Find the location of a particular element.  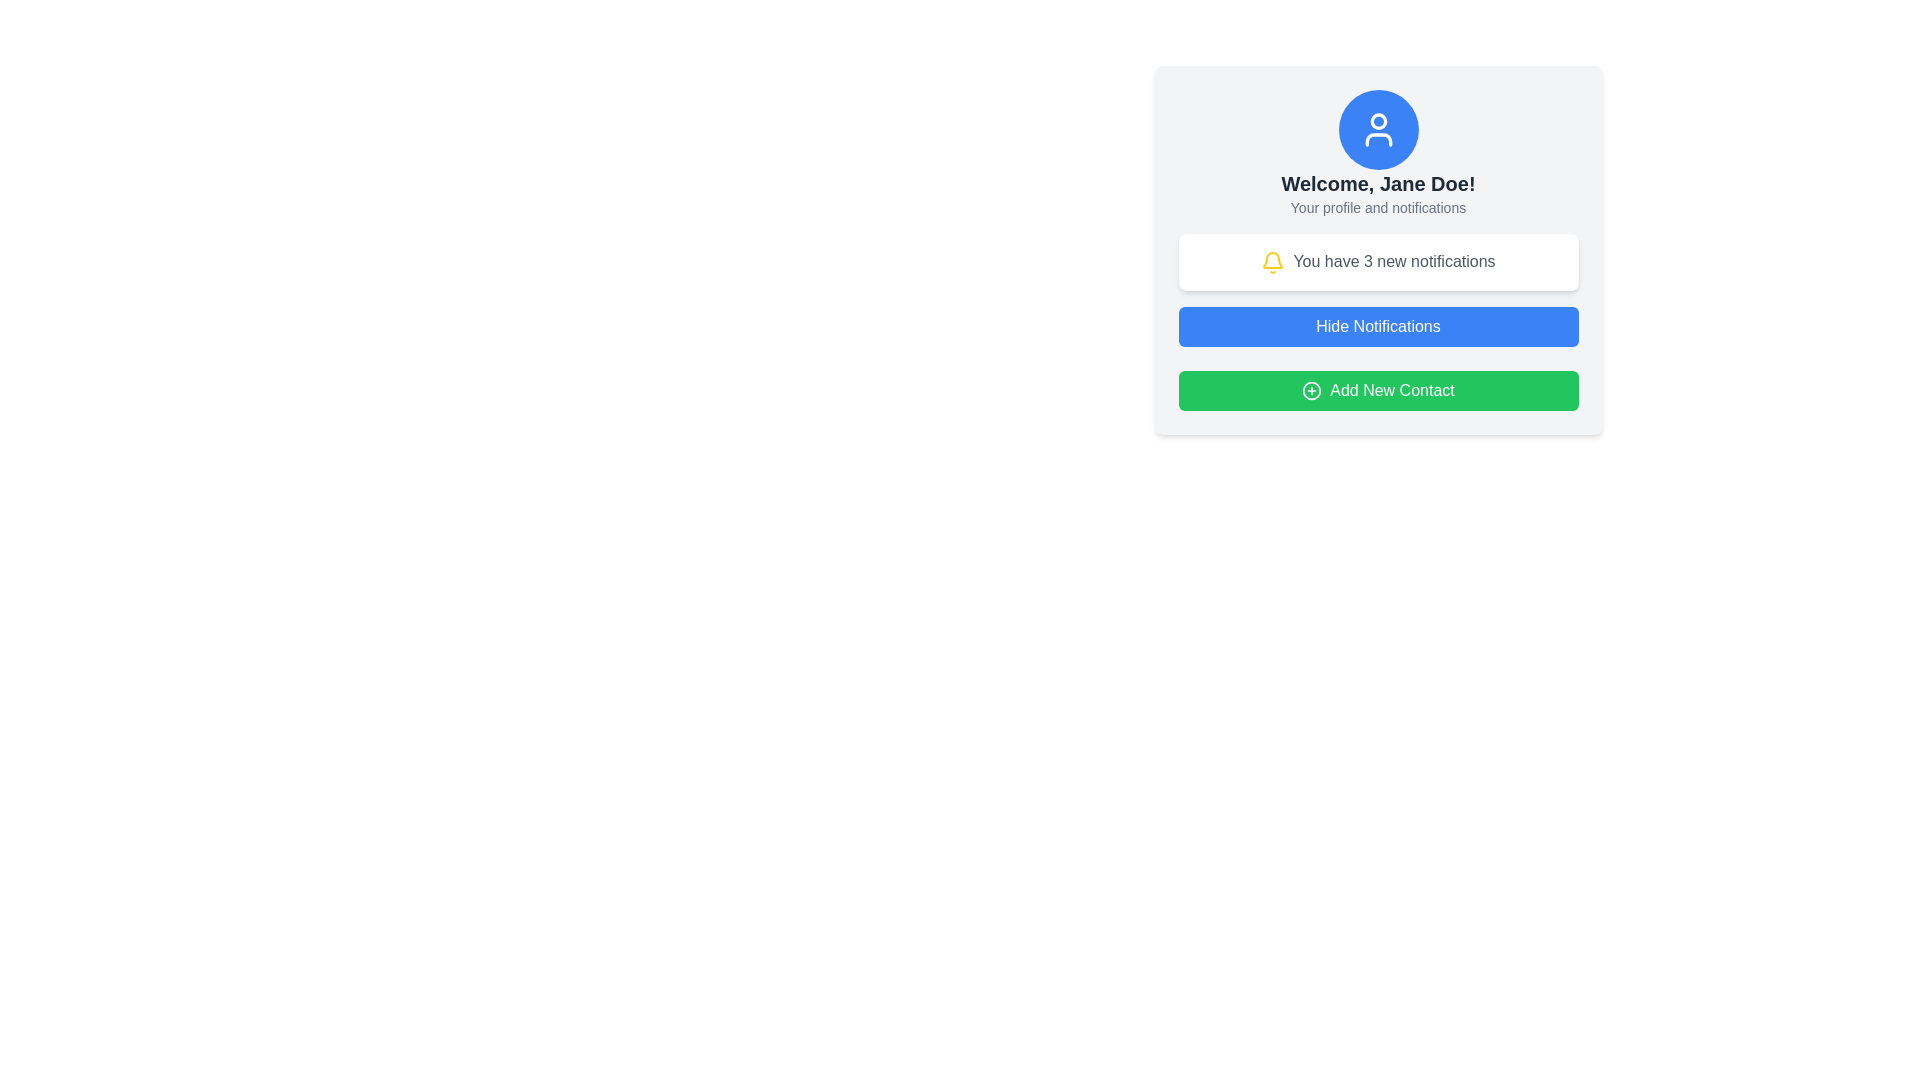

the small circular icon with a plus symbol inside it, which is styled to appear as a button and is located to the left of the 'Add New Contact' button text is located at coordinates (1312, 390).